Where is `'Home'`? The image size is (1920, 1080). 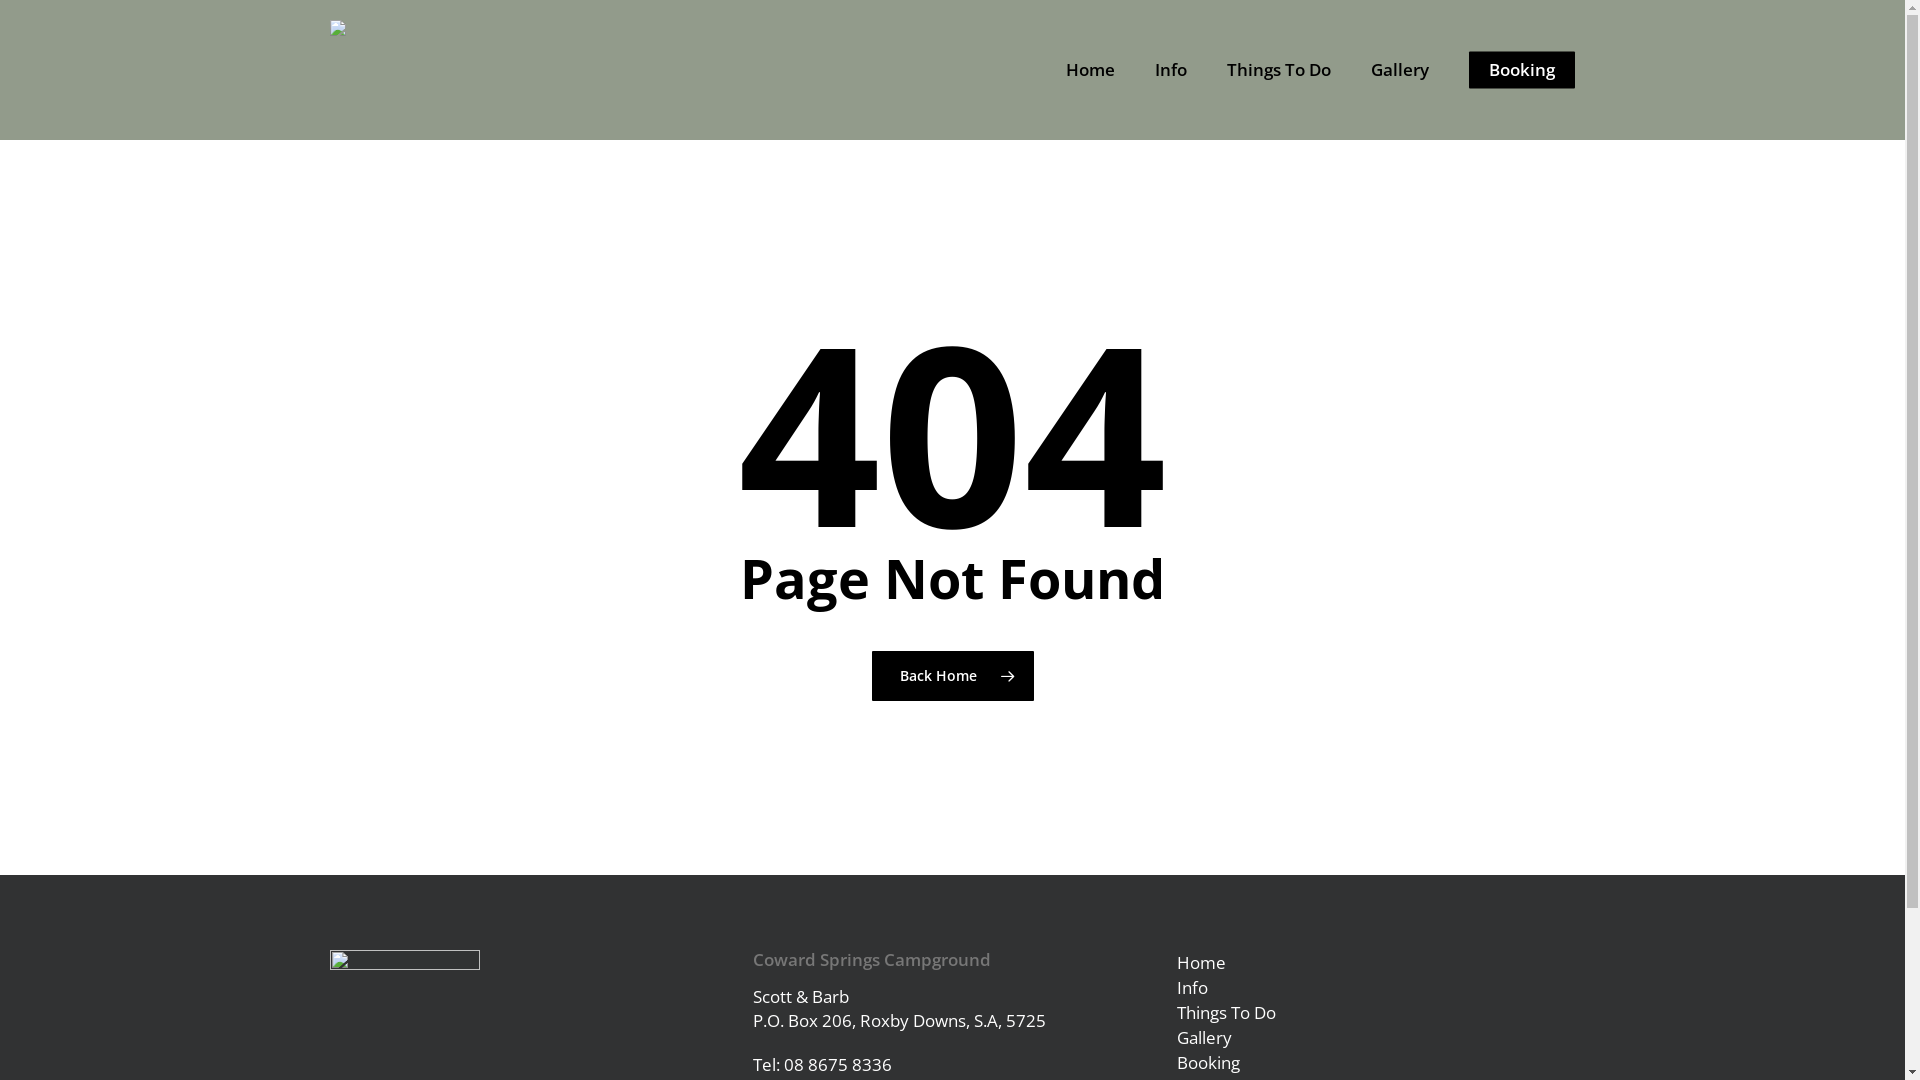
'Home' is located at coordinates (1375, 961).